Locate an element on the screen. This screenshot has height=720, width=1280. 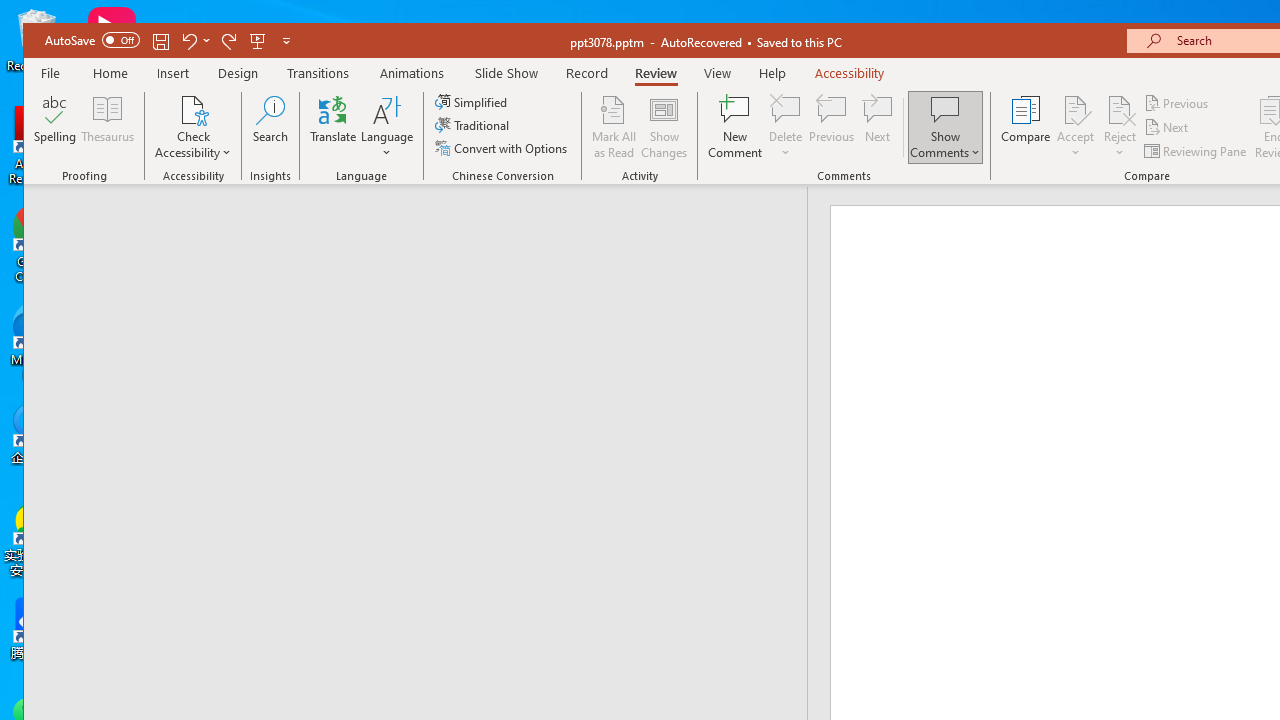
'Outline' is located at coordinates (423, 225).